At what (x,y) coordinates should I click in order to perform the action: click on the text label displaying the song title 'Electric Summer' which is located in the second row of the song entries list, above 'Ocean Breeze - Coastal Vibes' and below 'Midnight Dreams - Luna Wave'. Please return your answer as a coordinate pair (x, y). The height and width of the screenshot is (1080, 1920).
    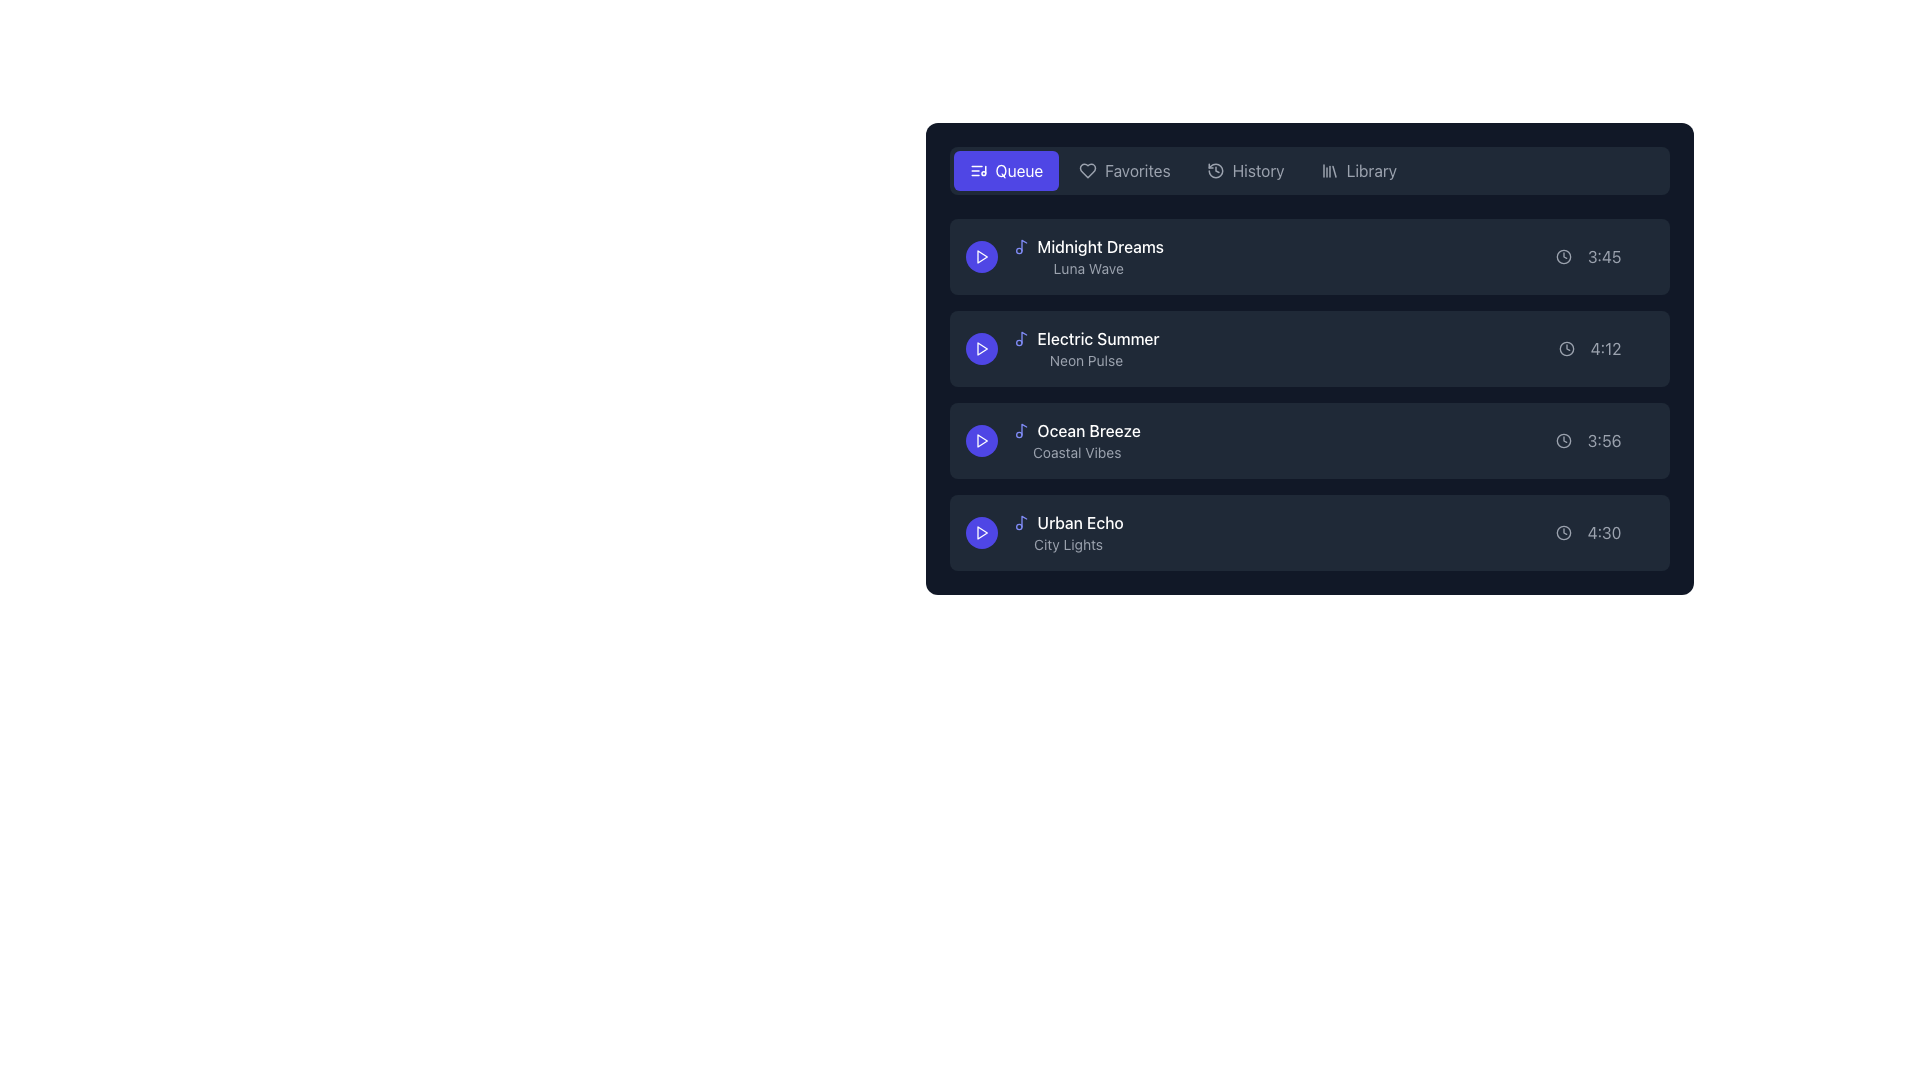
    Looking at the image, I should click on (1061, 347).